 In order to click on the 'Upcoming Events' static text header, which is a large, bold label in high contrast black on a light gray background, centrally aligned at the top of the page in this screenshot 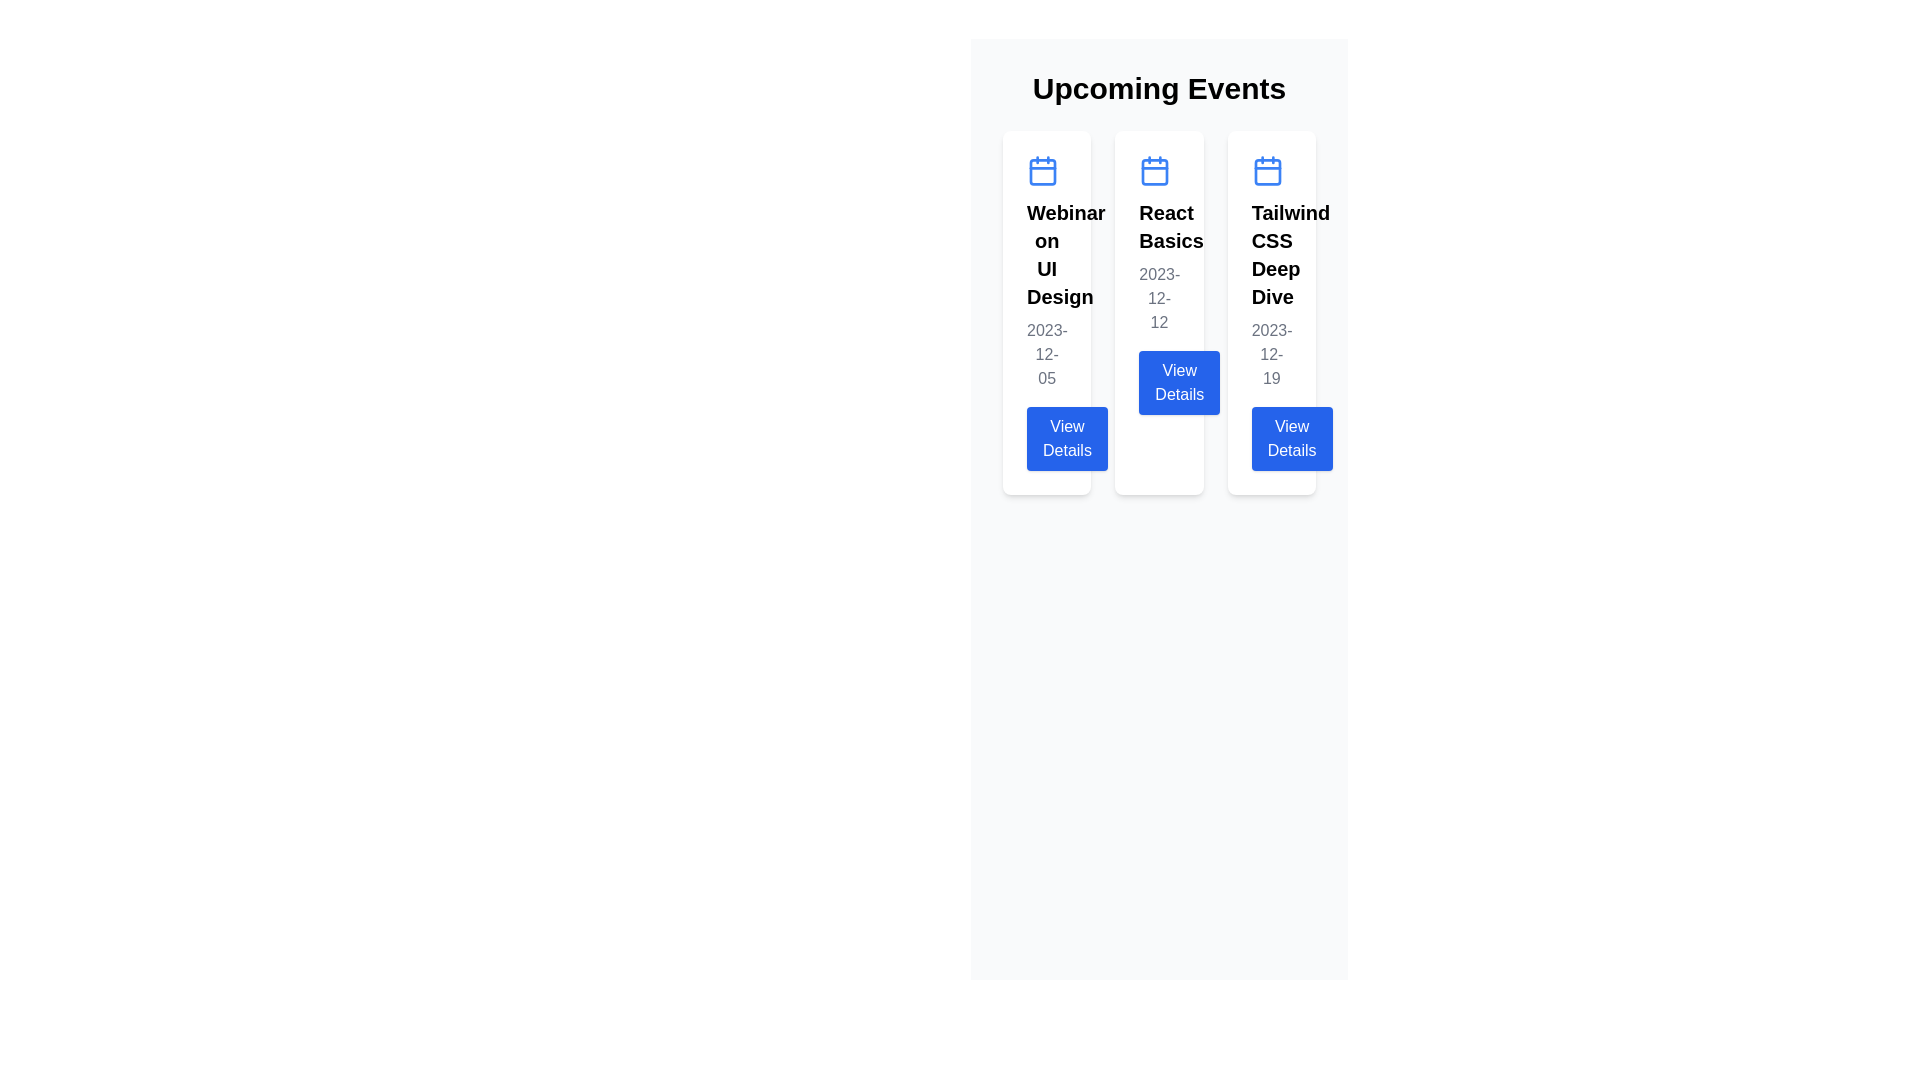, I will do `click(1159, 87)`.